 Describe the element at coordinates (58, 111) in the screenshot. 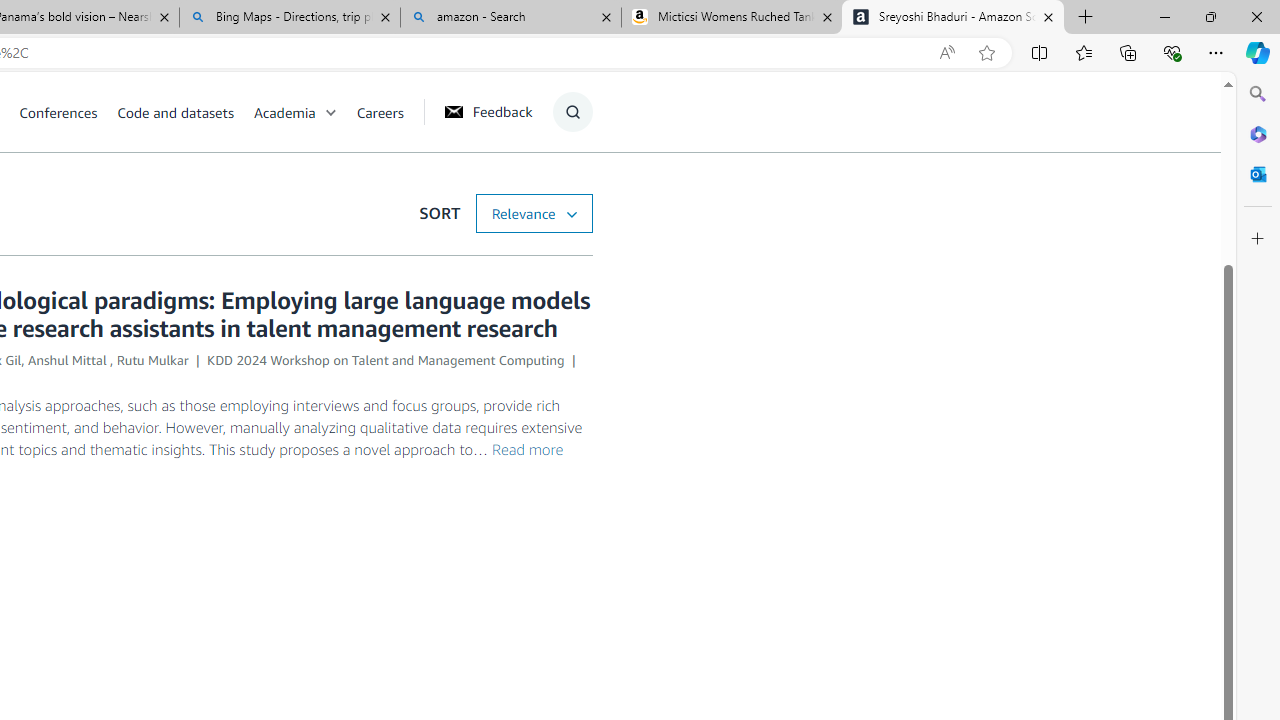

I see `'Conferences'` at that location.